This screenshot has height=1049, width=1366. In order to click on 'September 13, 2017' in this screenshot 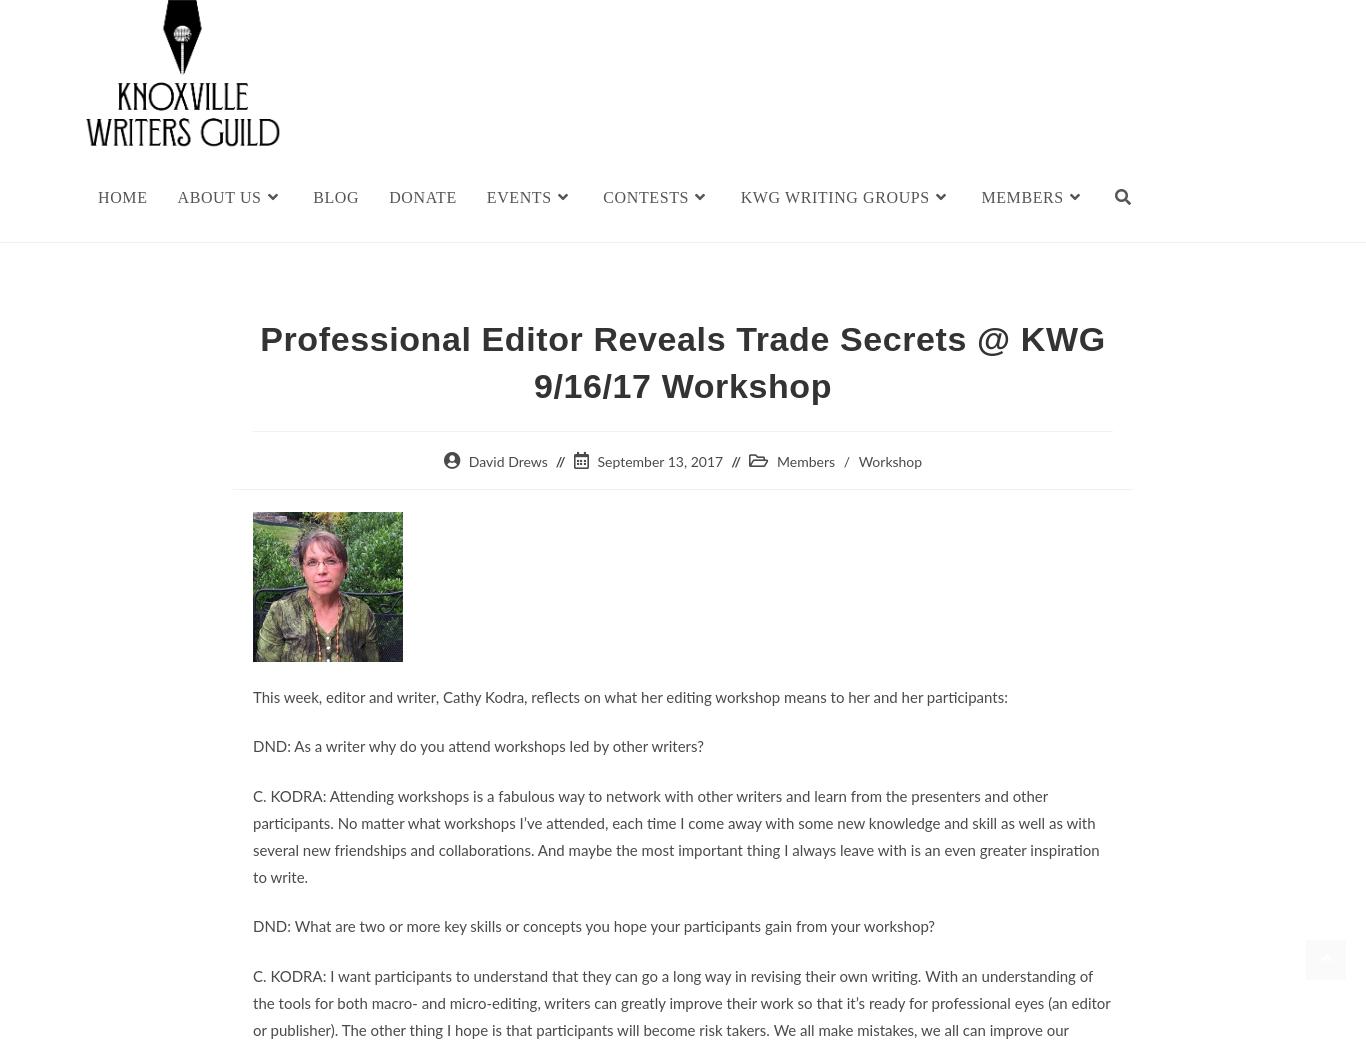, I will do `click(659, 461)`.